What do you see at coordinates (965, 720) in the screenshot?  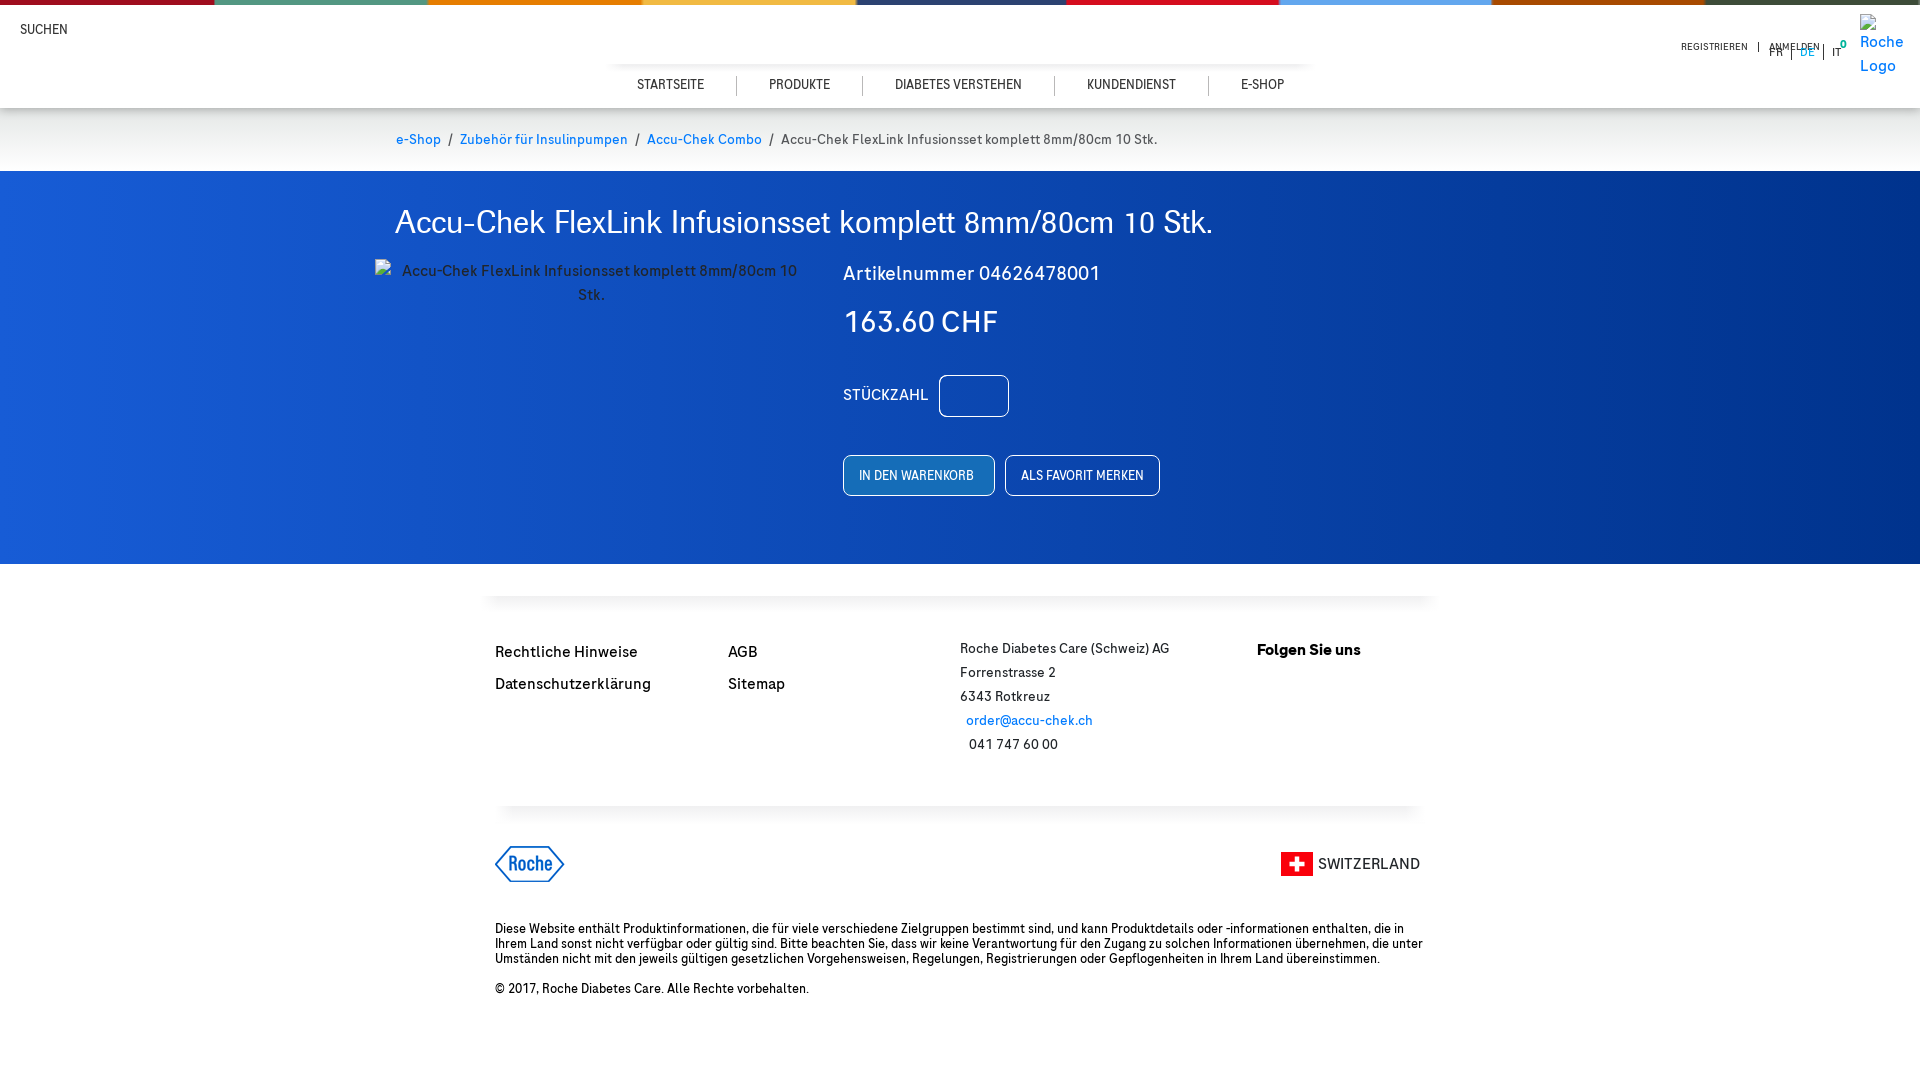 I see `'order@accu-chek.ch'` at bounding box center [965, 720].